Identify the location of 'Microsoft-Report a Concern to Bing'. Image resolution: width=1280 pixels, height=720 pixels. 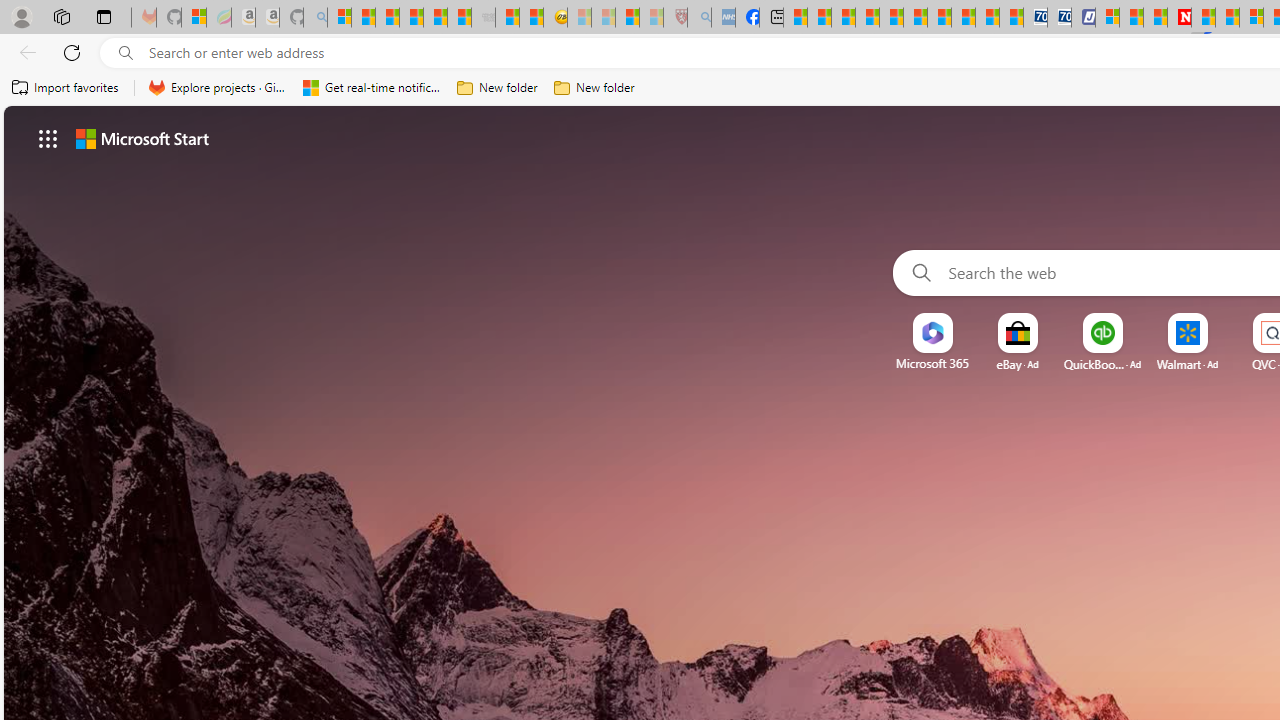
(193, 17).